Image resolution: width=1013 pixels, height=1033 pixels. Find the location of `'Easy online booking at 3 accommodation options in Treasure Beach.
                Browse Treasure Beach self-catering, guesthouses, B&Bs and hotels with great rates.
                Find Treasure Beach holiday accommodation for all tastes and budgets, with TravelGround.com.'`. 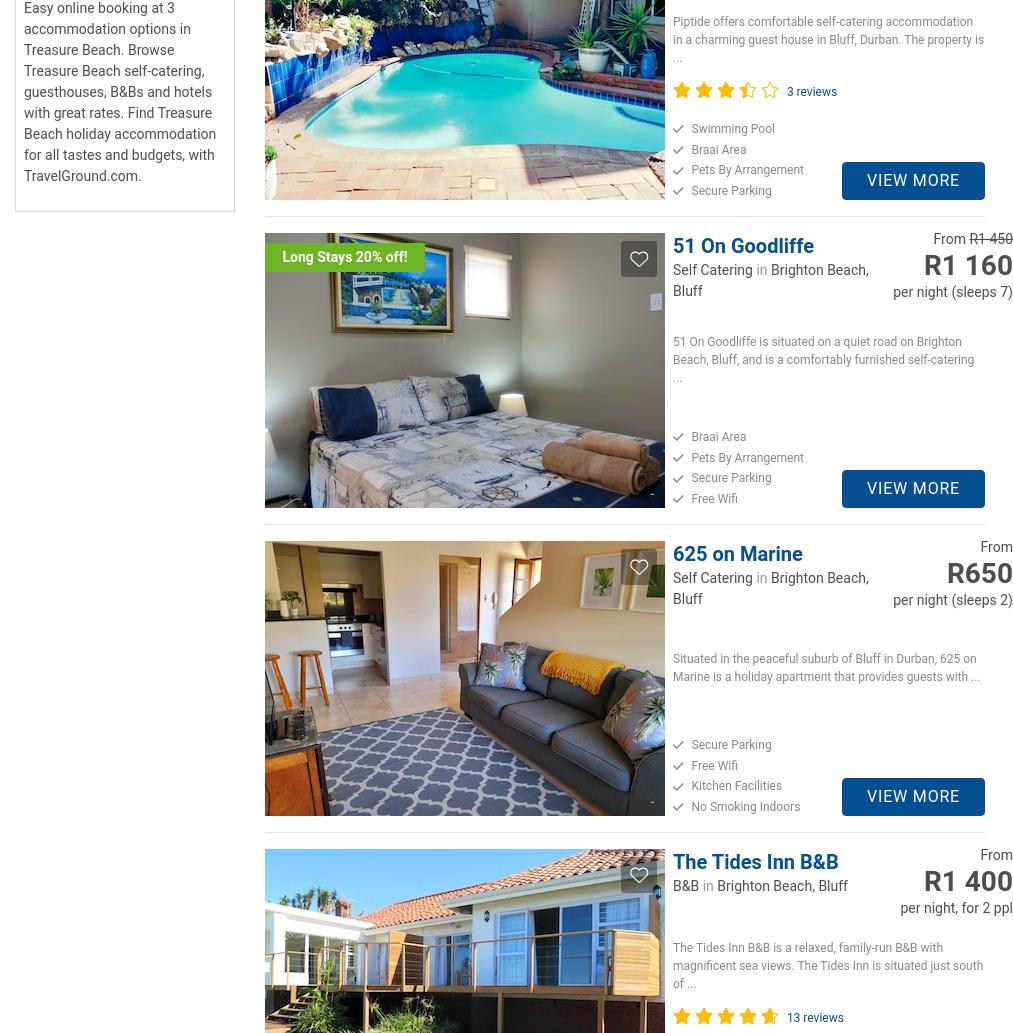

'Easy online booking at 3 accommodation options in Treasure Beach.
                Browse Treasure Beach self-catering, guesthouses, B&Bs and hotels with great rates.
                Find Treasure Beach holiday accommodation for all tastes and budgets, with TravelGround.com.' is located at coordinates (120, 92).